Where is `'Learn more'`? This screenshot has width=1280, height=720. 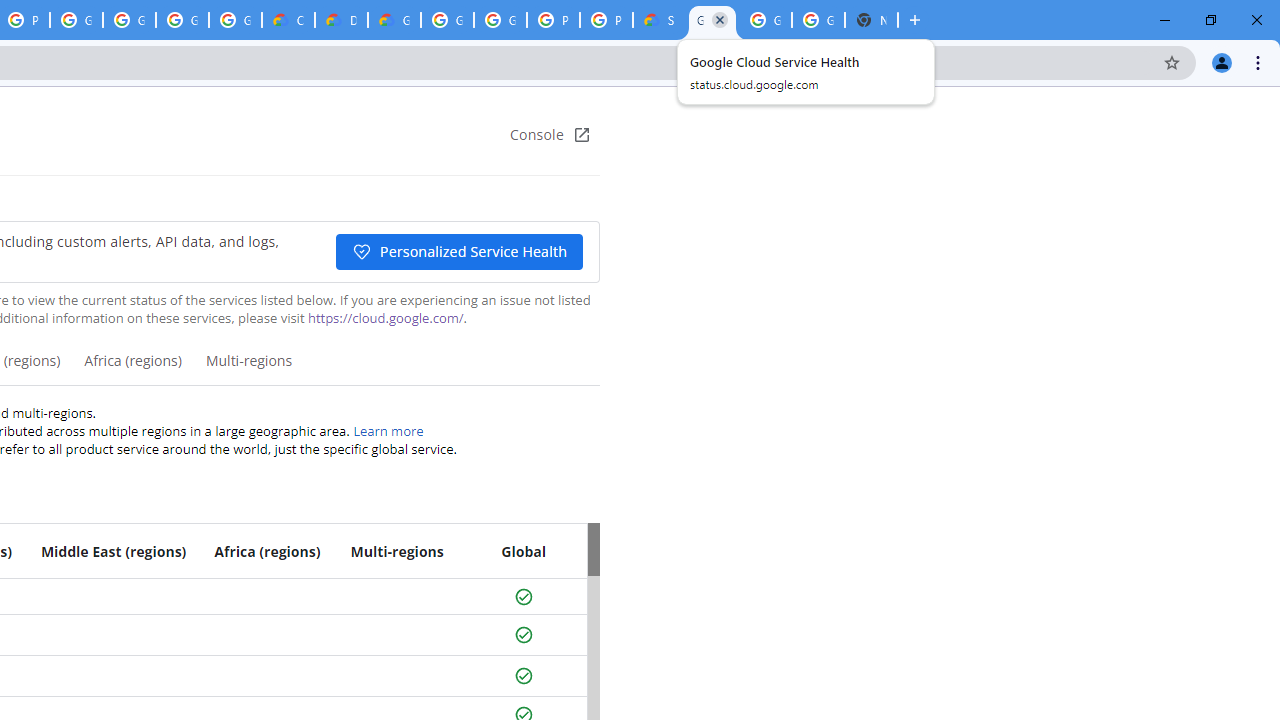 'Learn more' is located at coordinates (388, 430).